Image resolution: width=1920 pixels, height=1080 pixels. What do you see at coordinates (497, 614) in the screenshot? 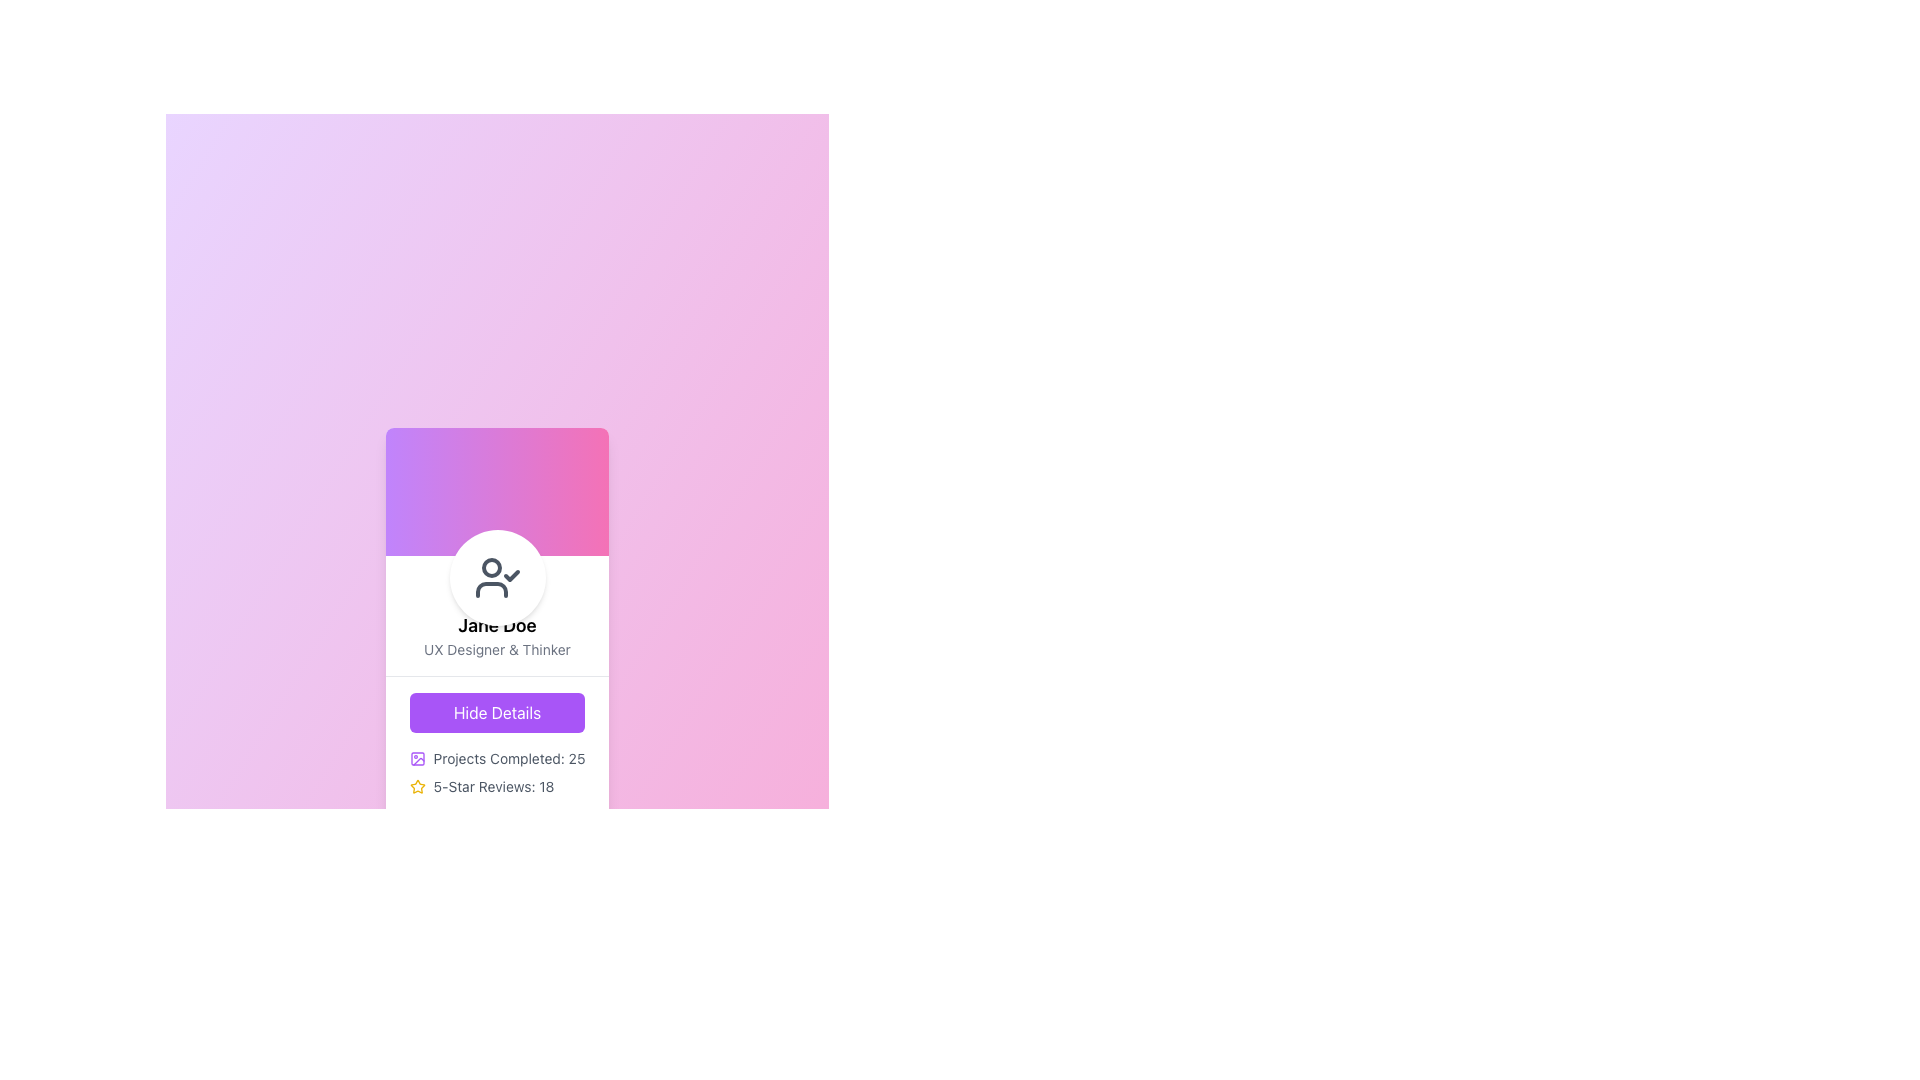
I see `the Text Display Block that shows 'Jane Doe' and 'UX Designer & Thinker', which is located in the center section of the profile card, prominently placed below the avatar and above the 'Hide Details' button` at bounding box center [497, 614].